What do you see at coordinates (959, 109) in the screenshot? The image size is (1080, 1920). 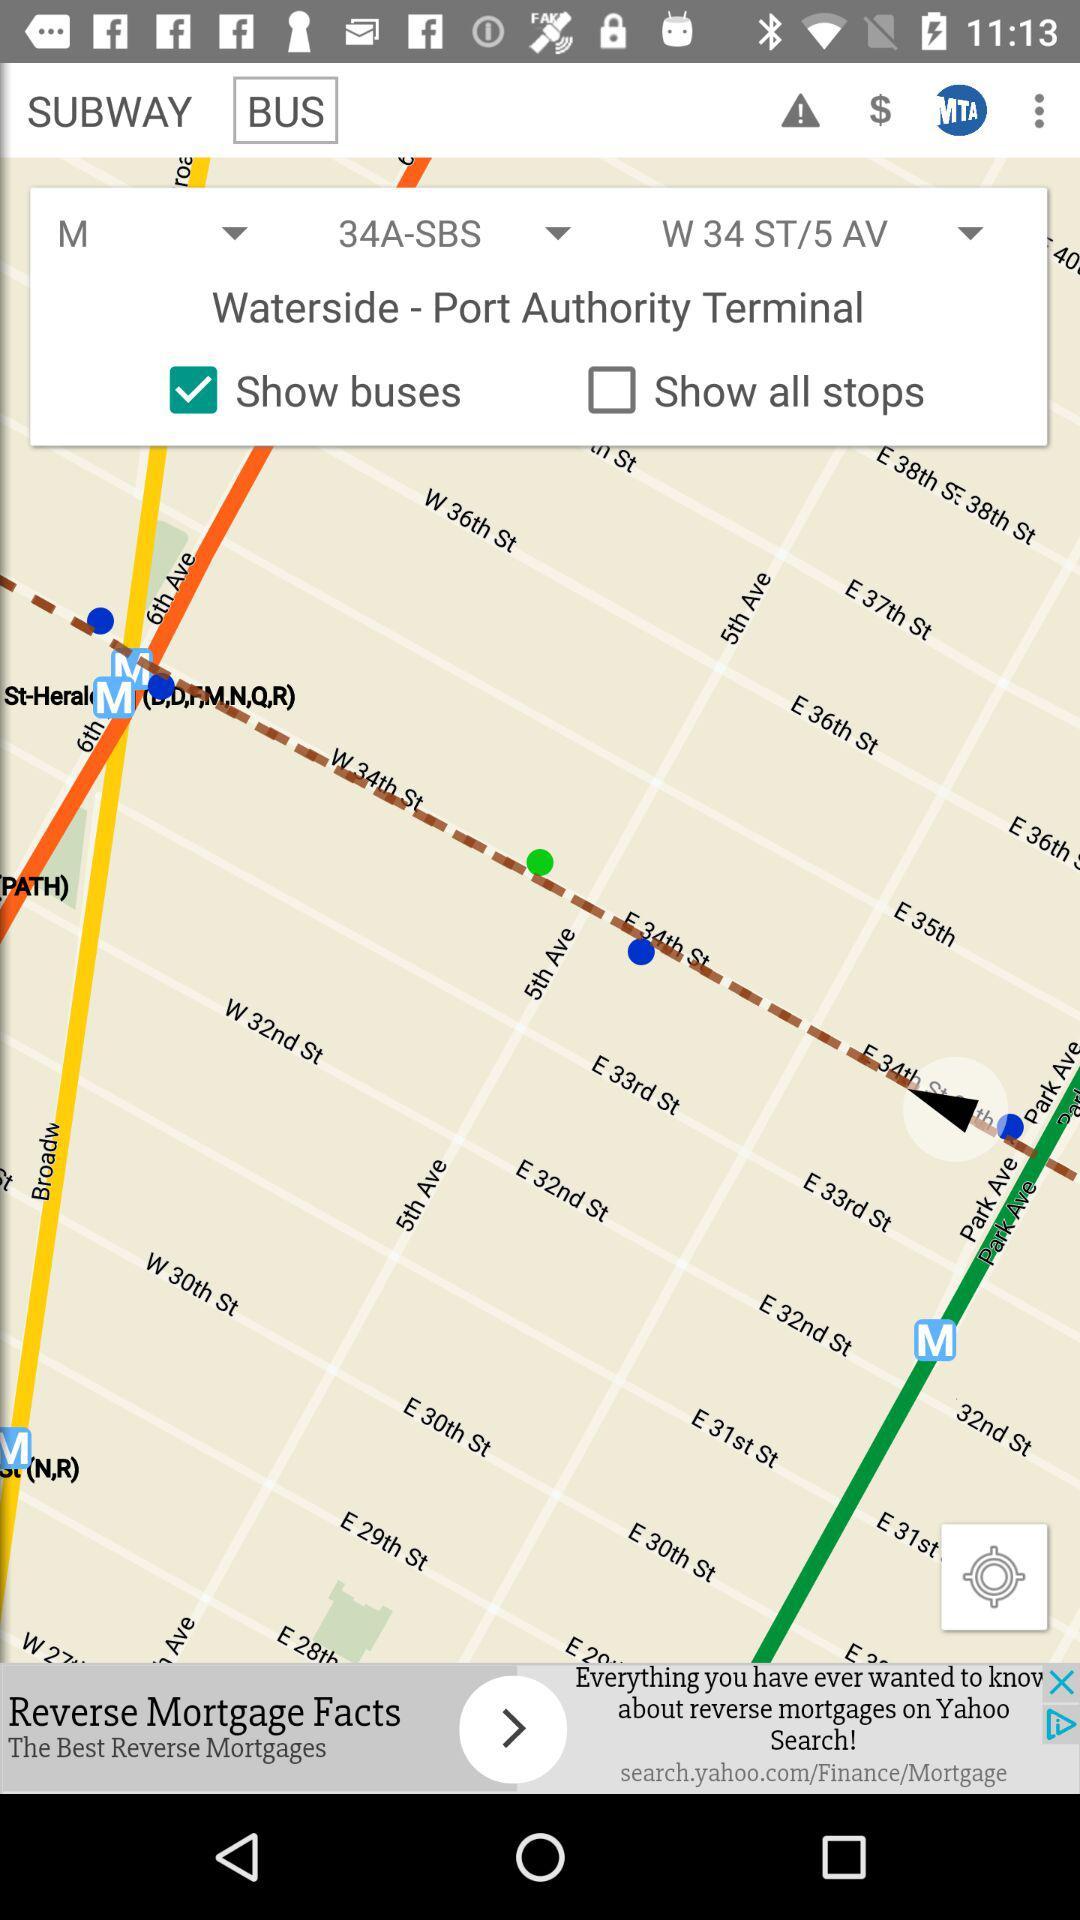 I see `the icon on right side of dollar icon` at bounding box center [959, 109].